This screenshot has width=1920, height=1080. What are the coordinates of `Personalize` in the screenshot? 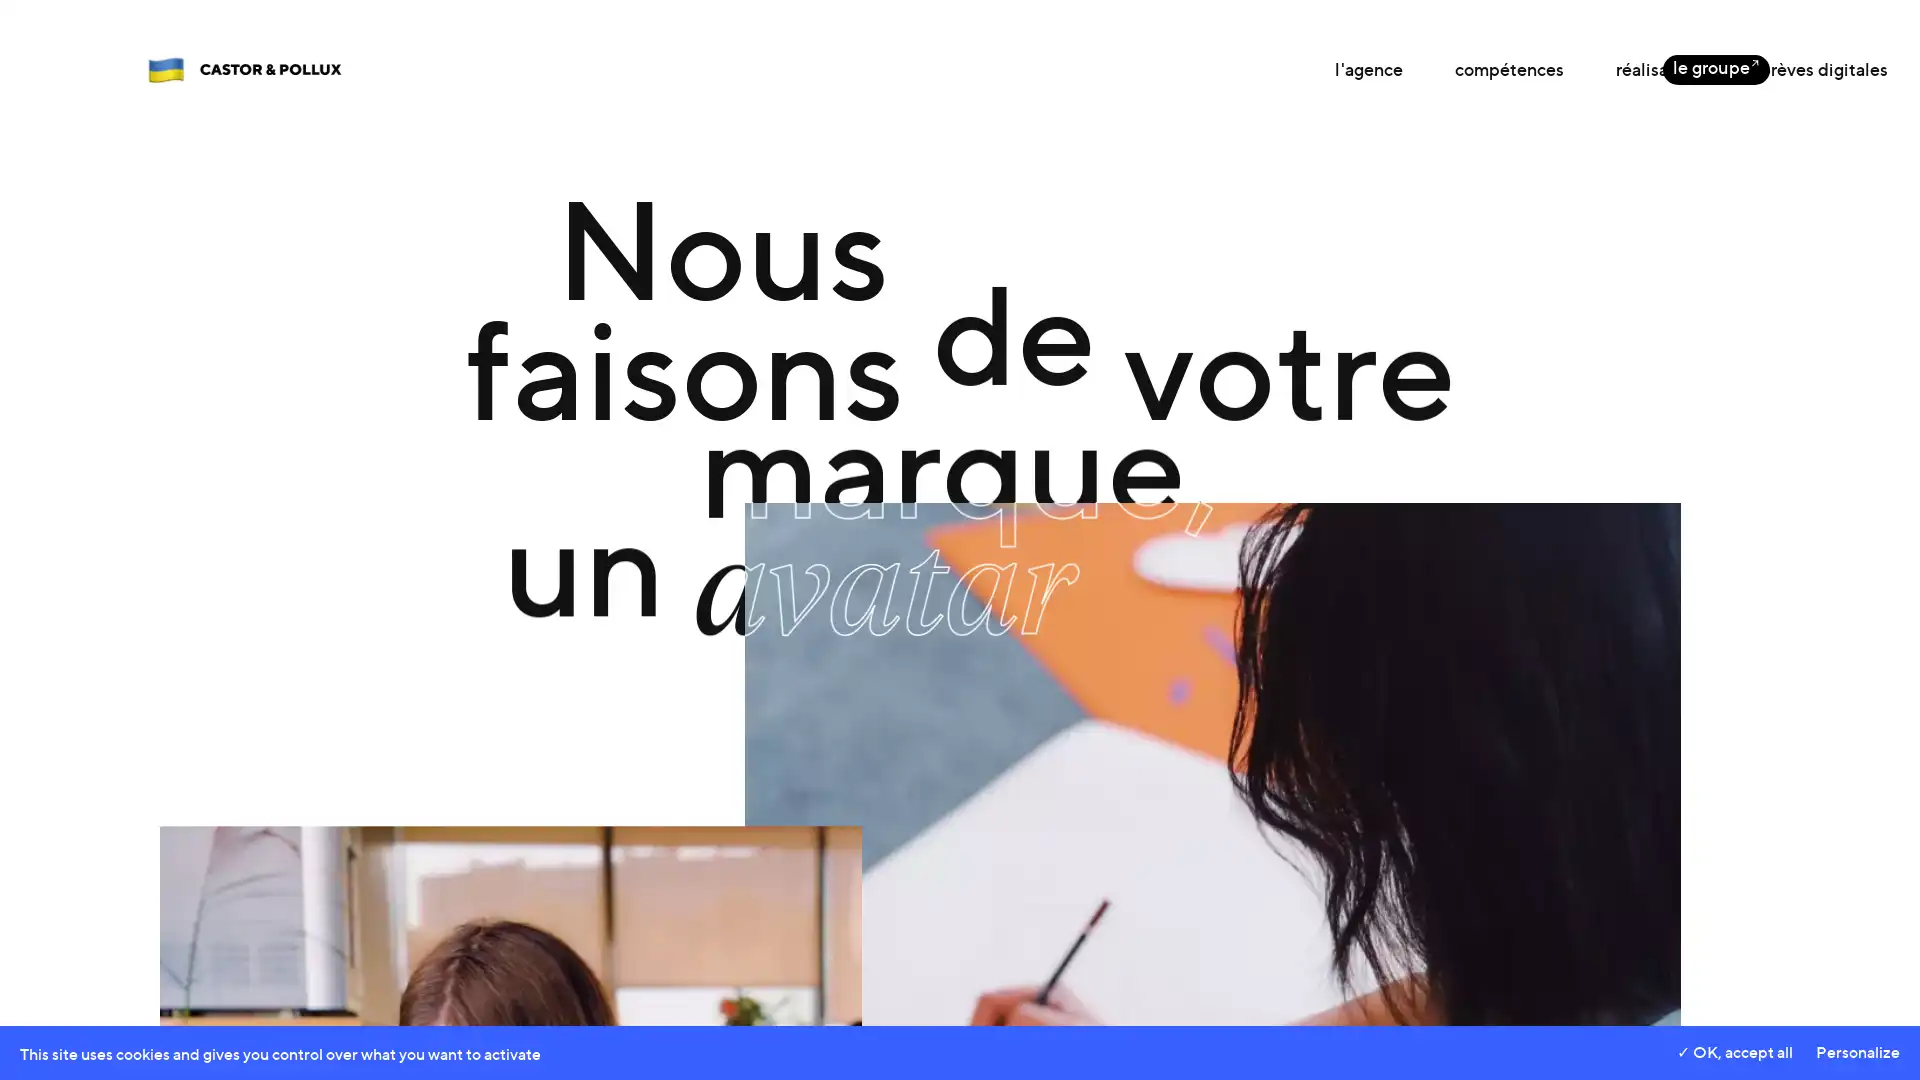 It's located at (1856, 1049).